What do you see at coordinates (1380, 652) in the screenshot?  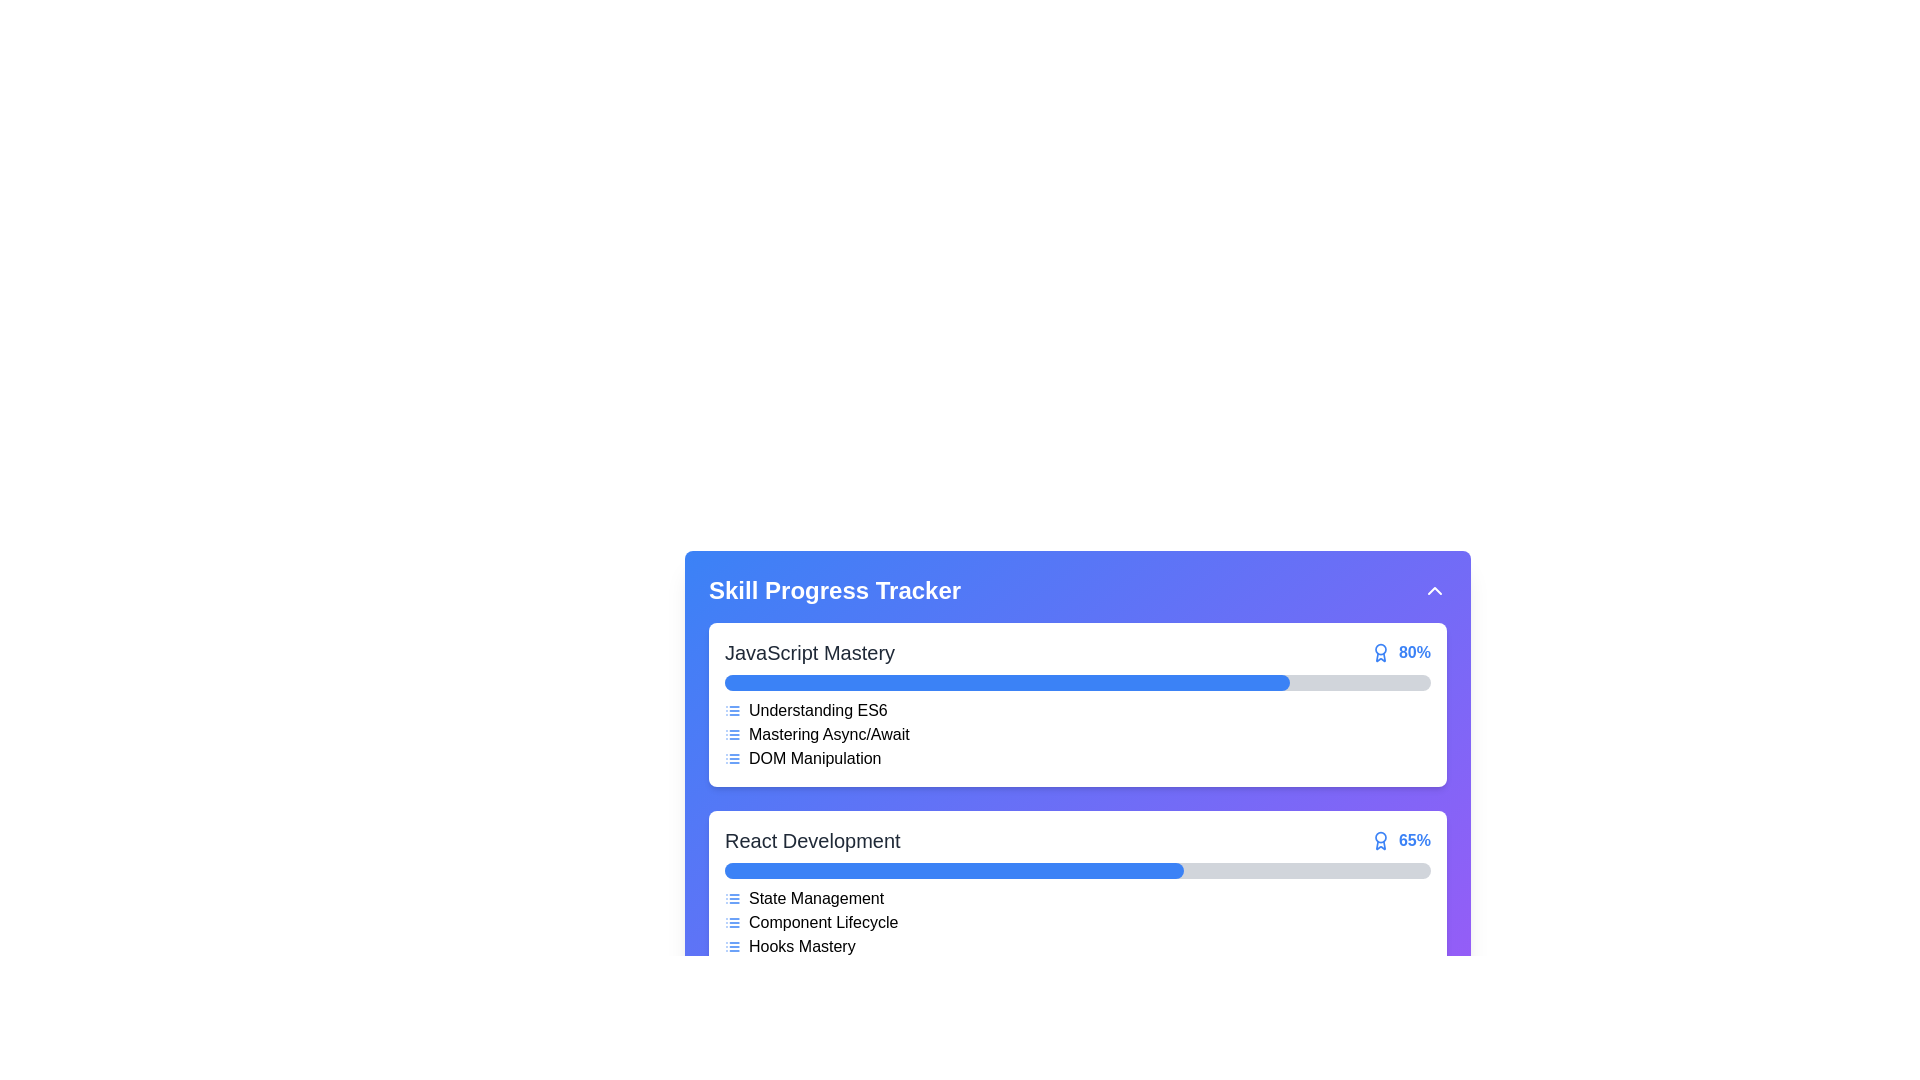 I see `the award badge icon located to the left of the '80%' text in the 'Skill Progress Tracker' panel under the 'JavaScript Mastery' section` at bounding box center [1380, 652].